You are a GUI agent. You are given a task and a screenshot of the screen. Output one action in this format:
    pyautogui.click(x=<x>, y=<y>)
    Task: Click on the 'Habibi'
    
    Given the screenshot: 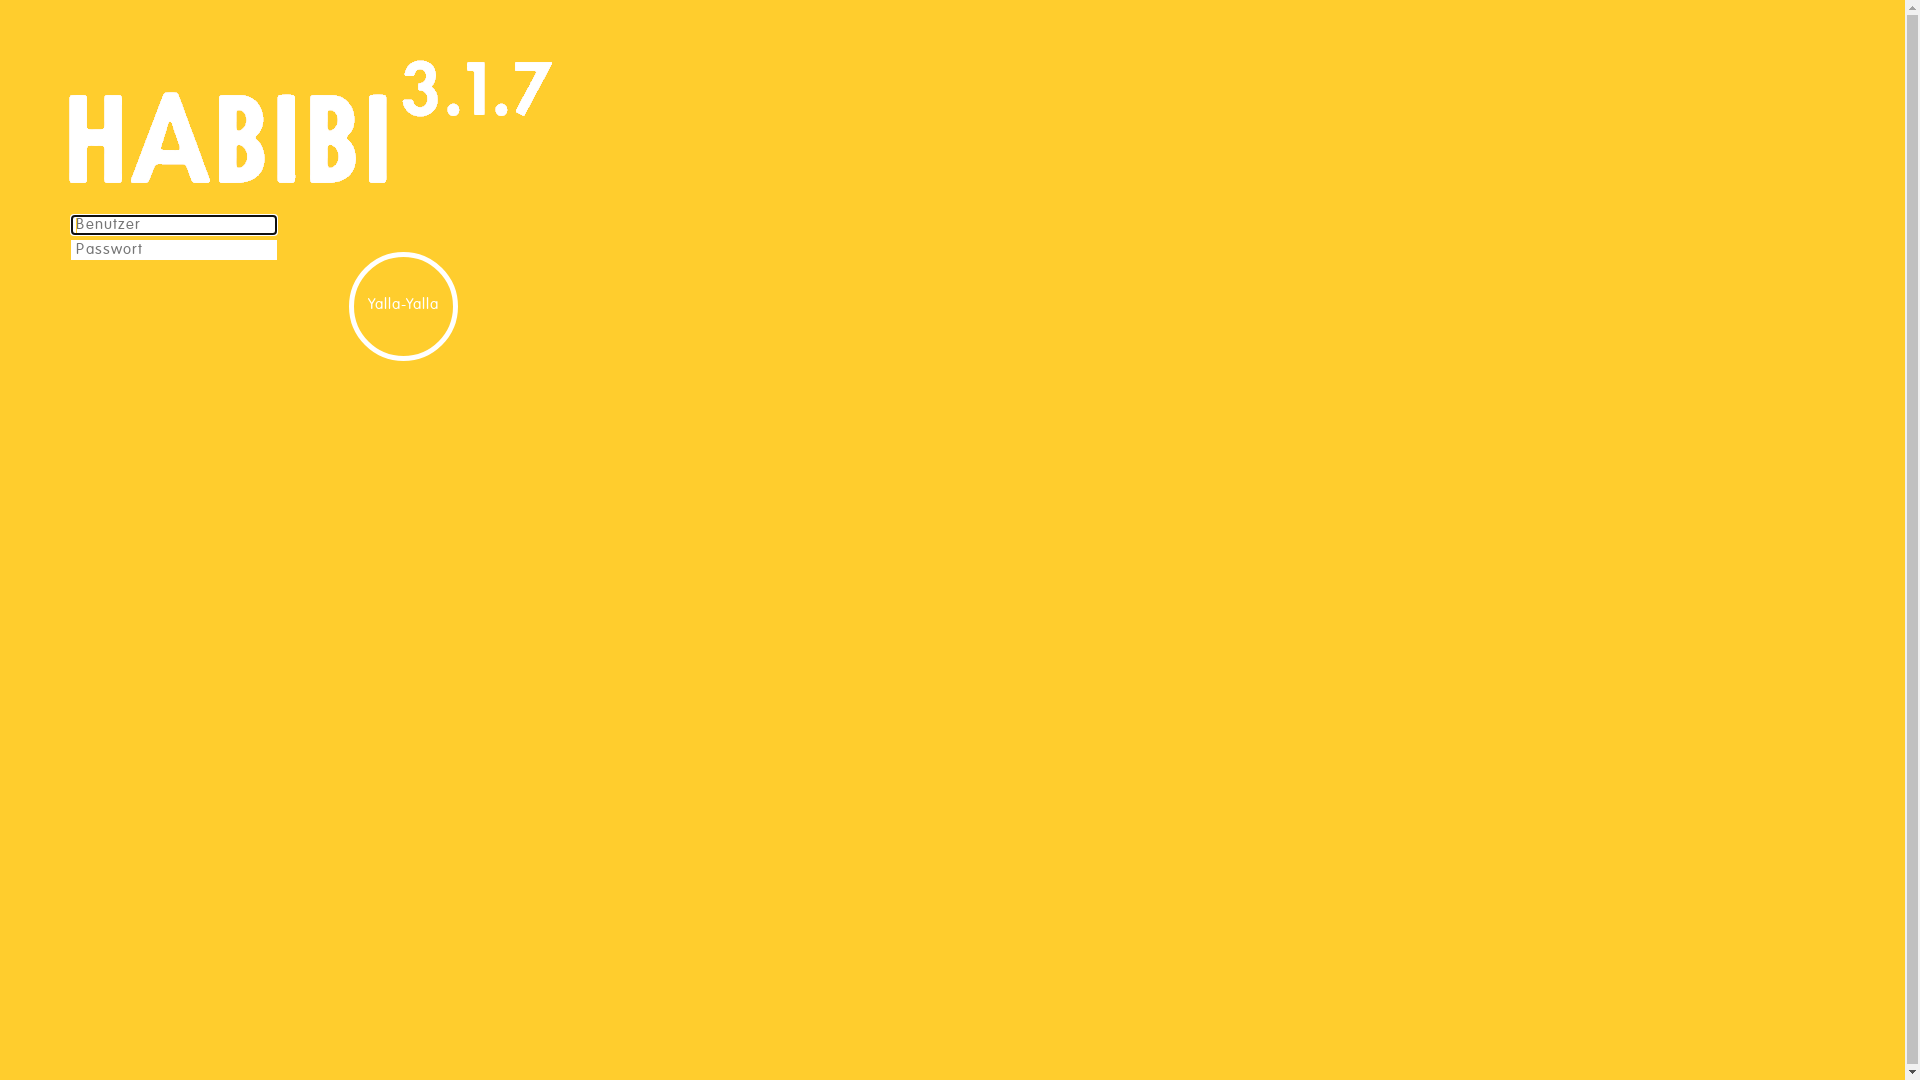 What is the action you would take?
    pyautogui.click(x=451, y=119)
    